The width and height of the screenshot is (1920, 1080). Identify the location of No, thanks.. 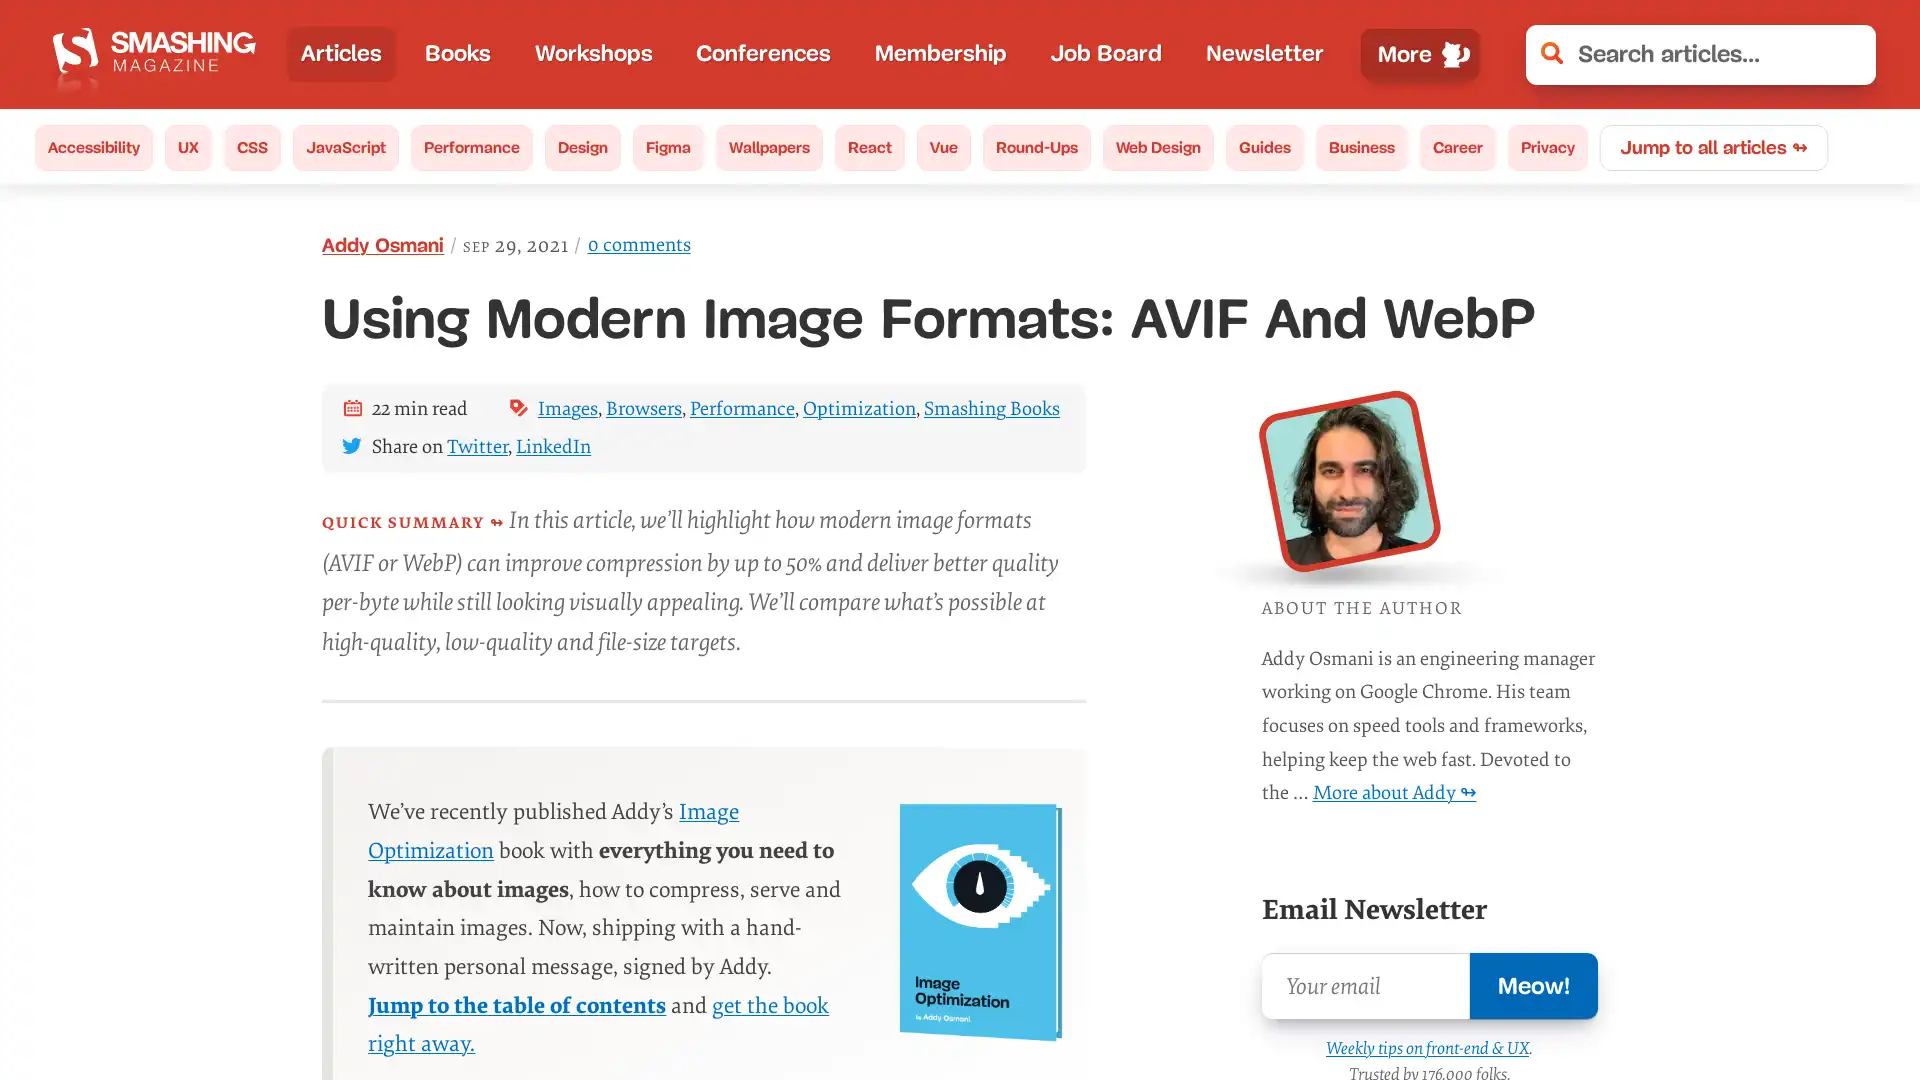
(1575, 997).